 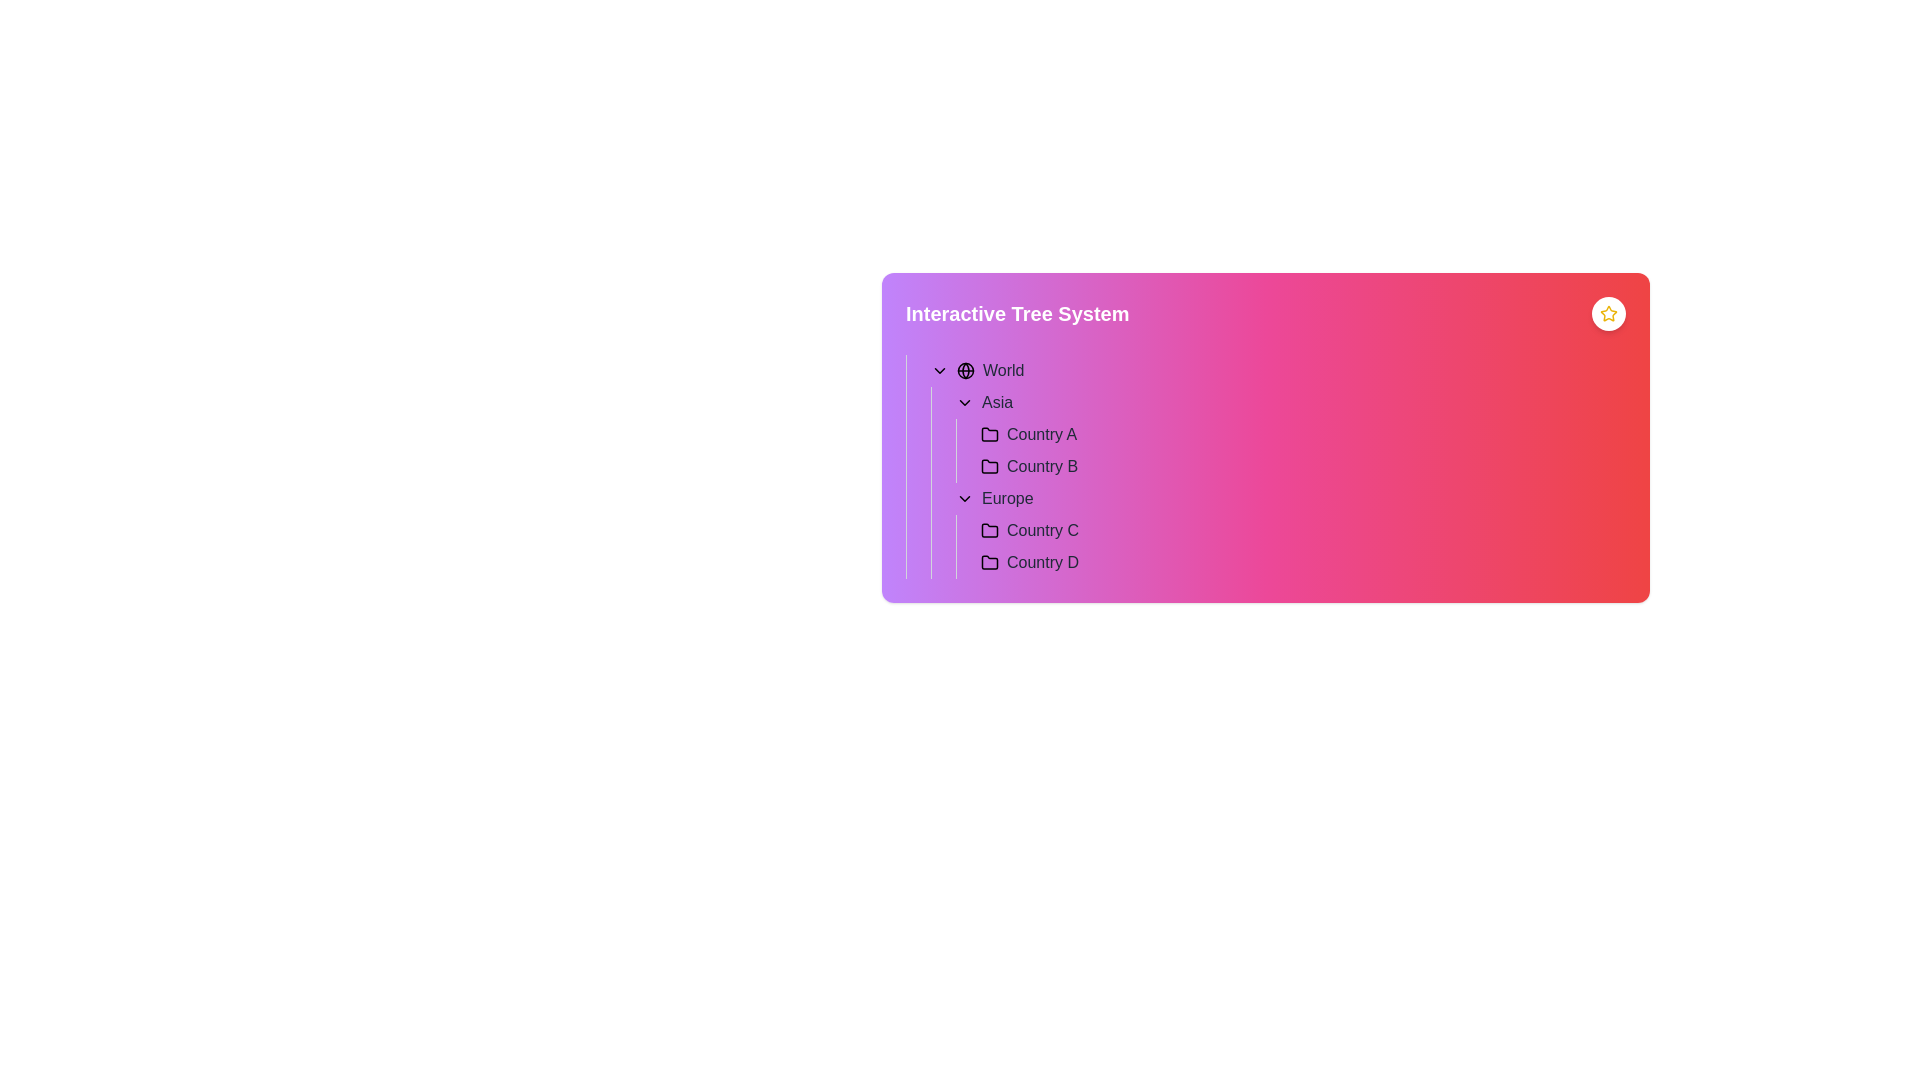 What do you see at coordinates (1041, 563) in the screenshot?
I see `text label indicating 'Country D' located within the 'Europe' section of the hierarchical list under the 'Interactive Tree System'` at bounding box center [1041, 563].